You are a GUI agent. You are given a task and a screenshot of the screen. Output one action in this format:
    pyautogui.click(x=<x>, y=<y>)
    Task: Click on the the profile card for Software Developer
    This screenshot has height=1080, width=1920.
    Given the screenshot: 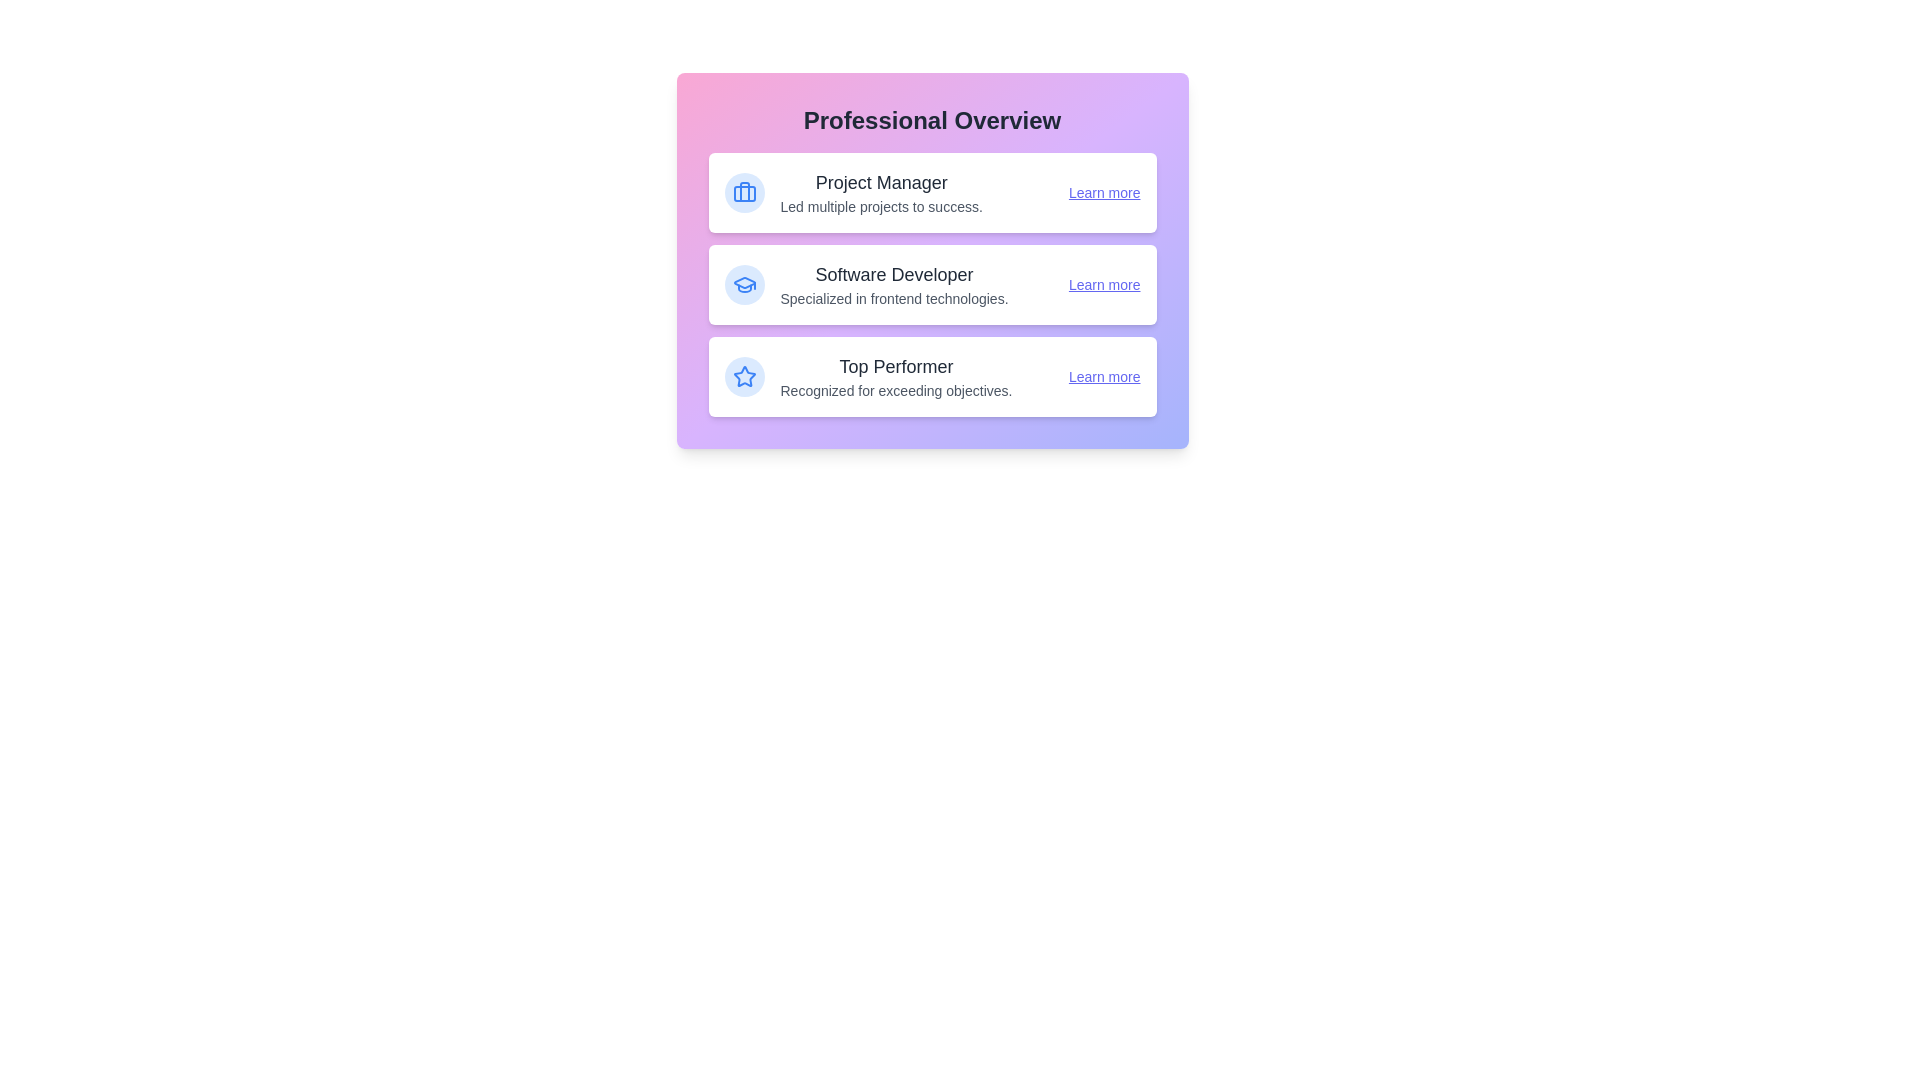 What is the action you would take?
    pyautogui.click(x=931, y=285)
    